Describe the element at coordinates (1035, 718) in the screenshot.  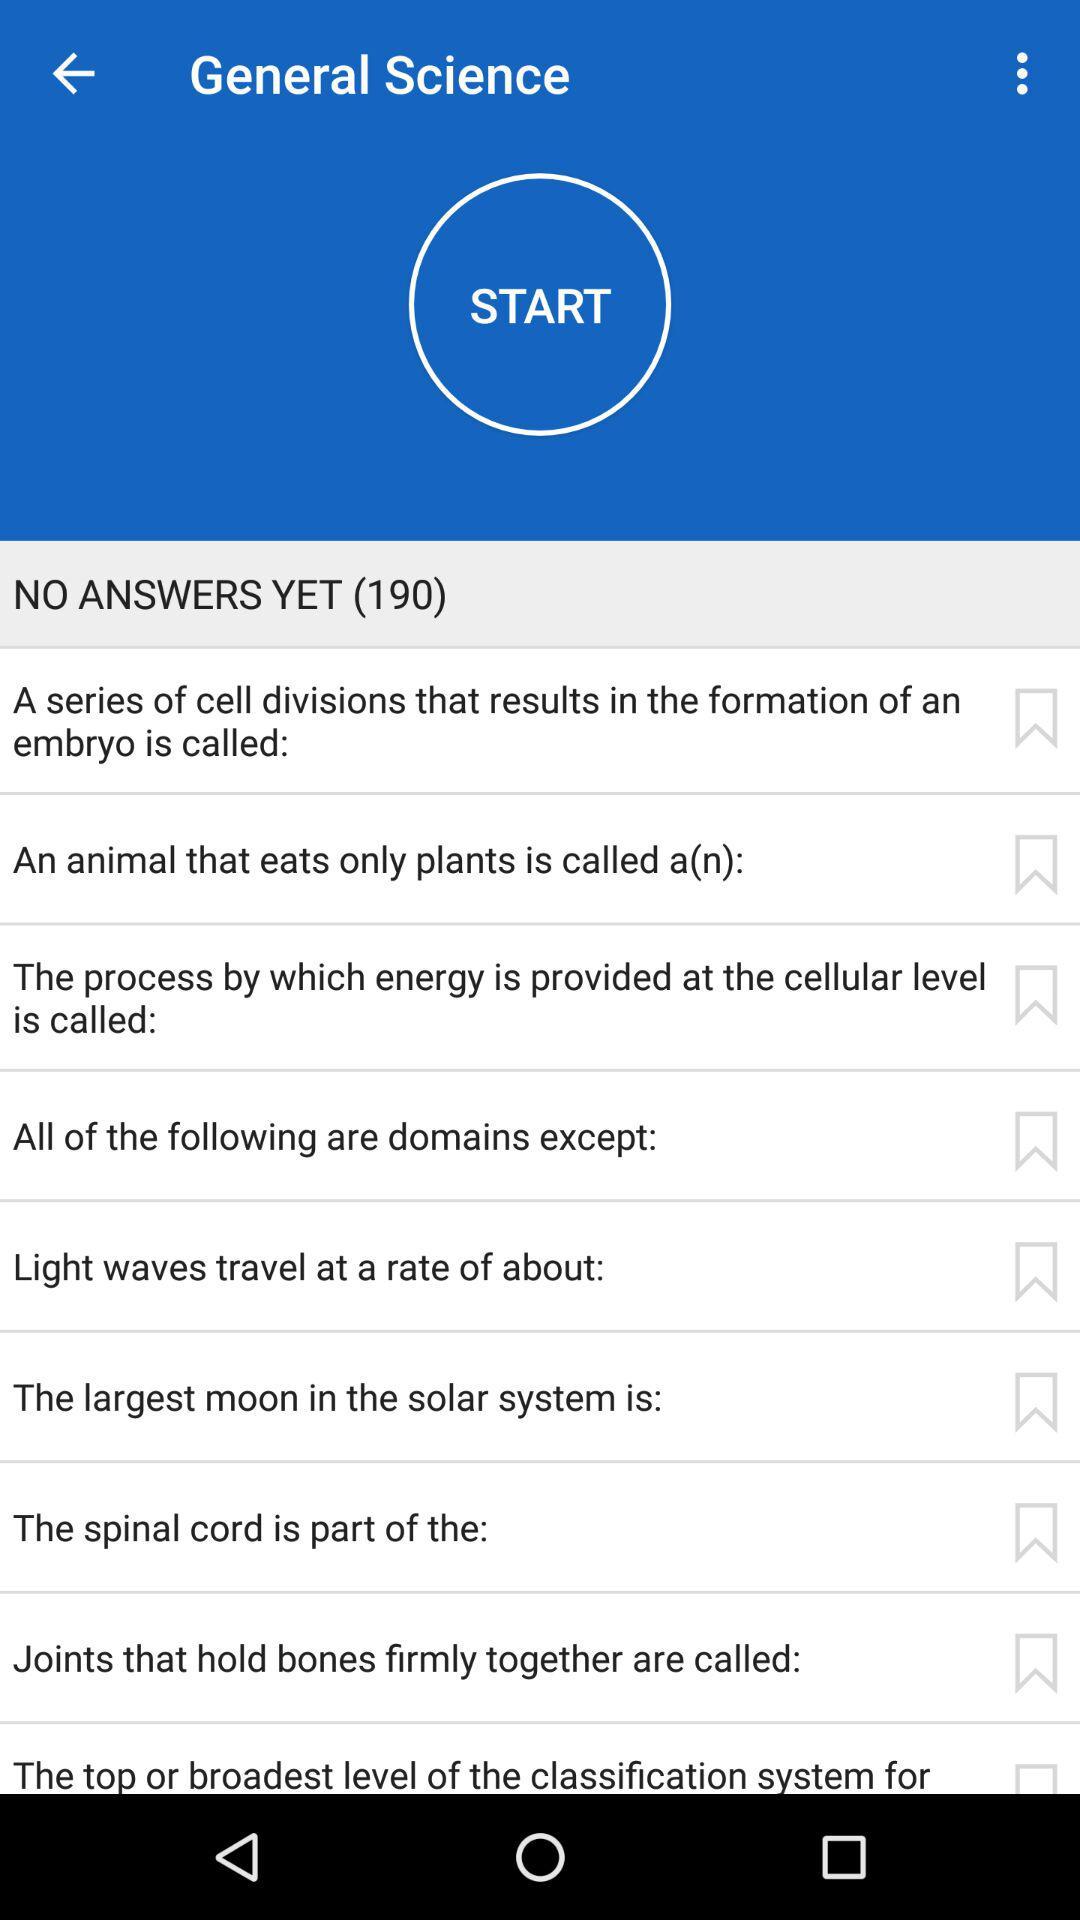
I see `icon next to the a series of` at that location.